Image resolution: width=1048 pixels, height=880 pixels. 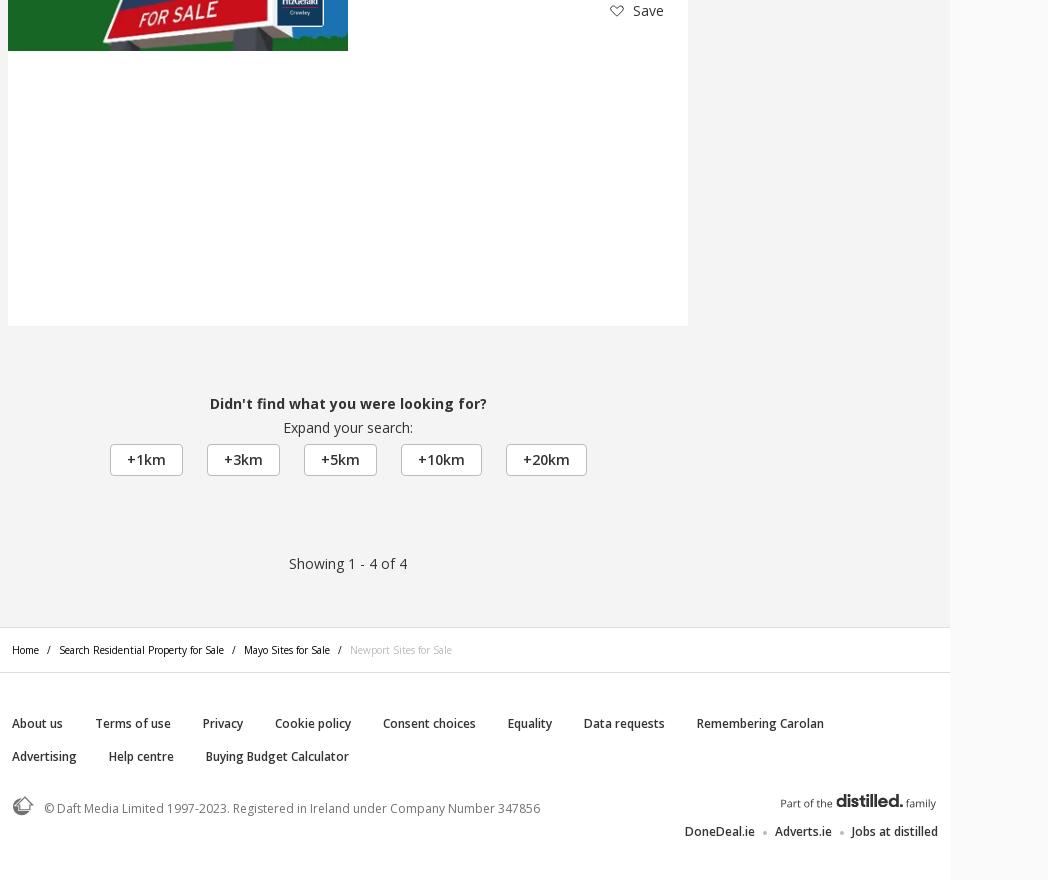 I want to click on '-', so click(x=361, y=563).